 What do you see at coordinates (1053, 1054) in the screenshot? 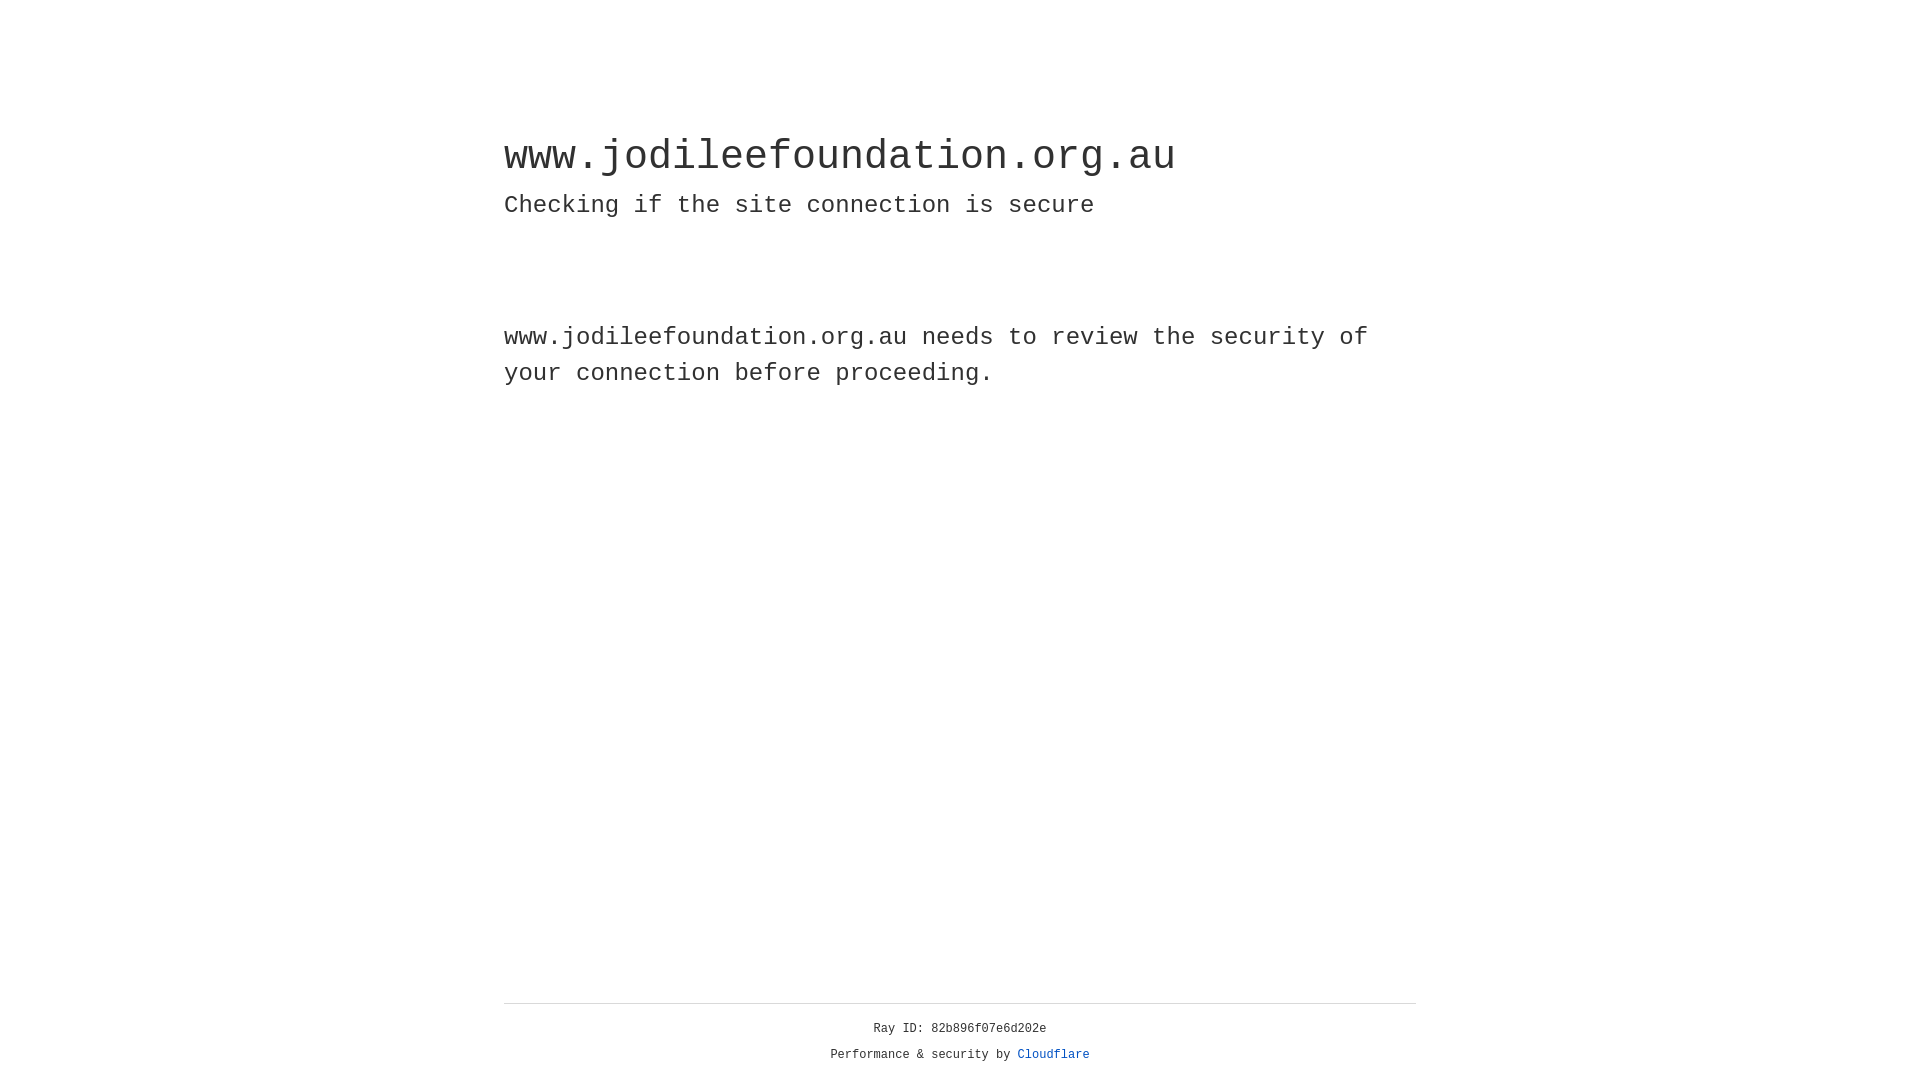
I see `'Cloudflare'` at bounding box center [1053, 1054].